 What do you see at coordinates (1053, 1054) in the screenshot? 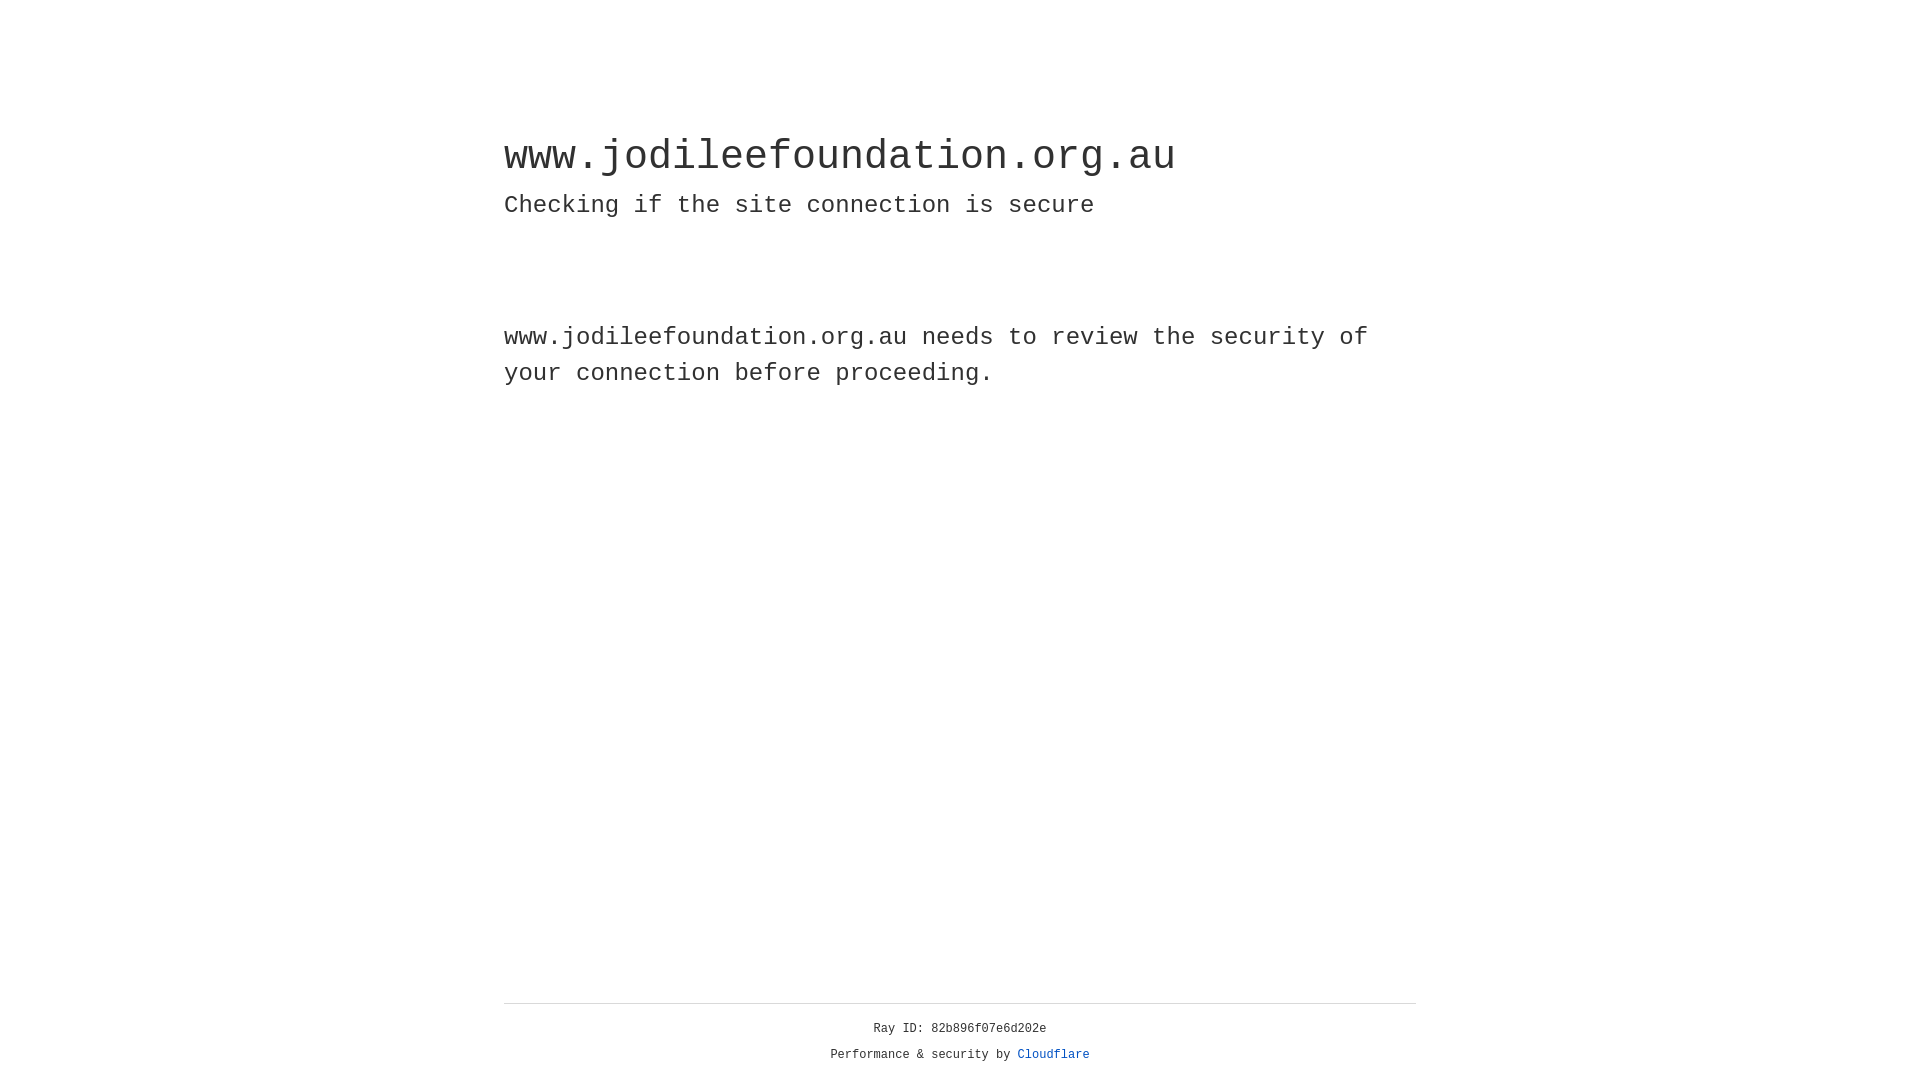
I see `'Cloudflare'` at bounding box center [1053, 1054].